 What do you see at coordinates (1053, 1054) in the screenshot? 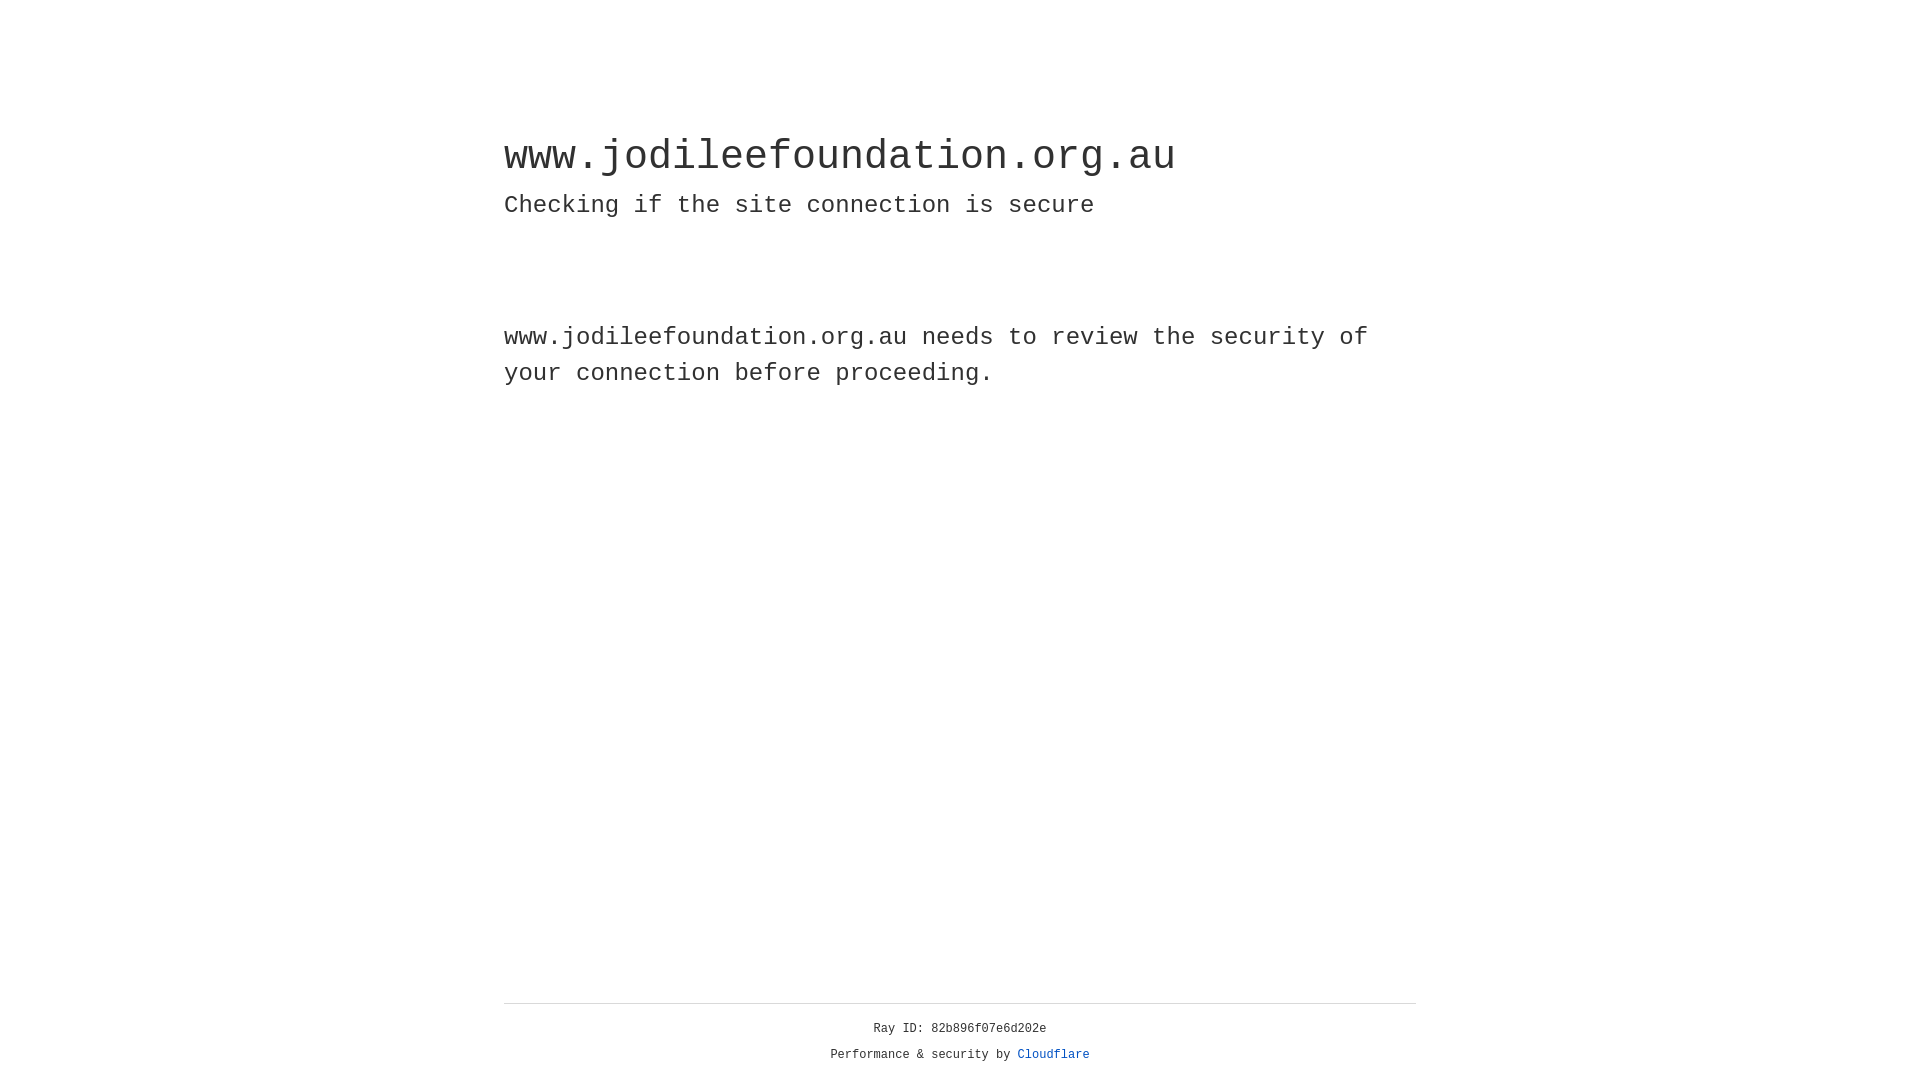
I see `'Cloudflare'` at bounding box center [1053, 1054].